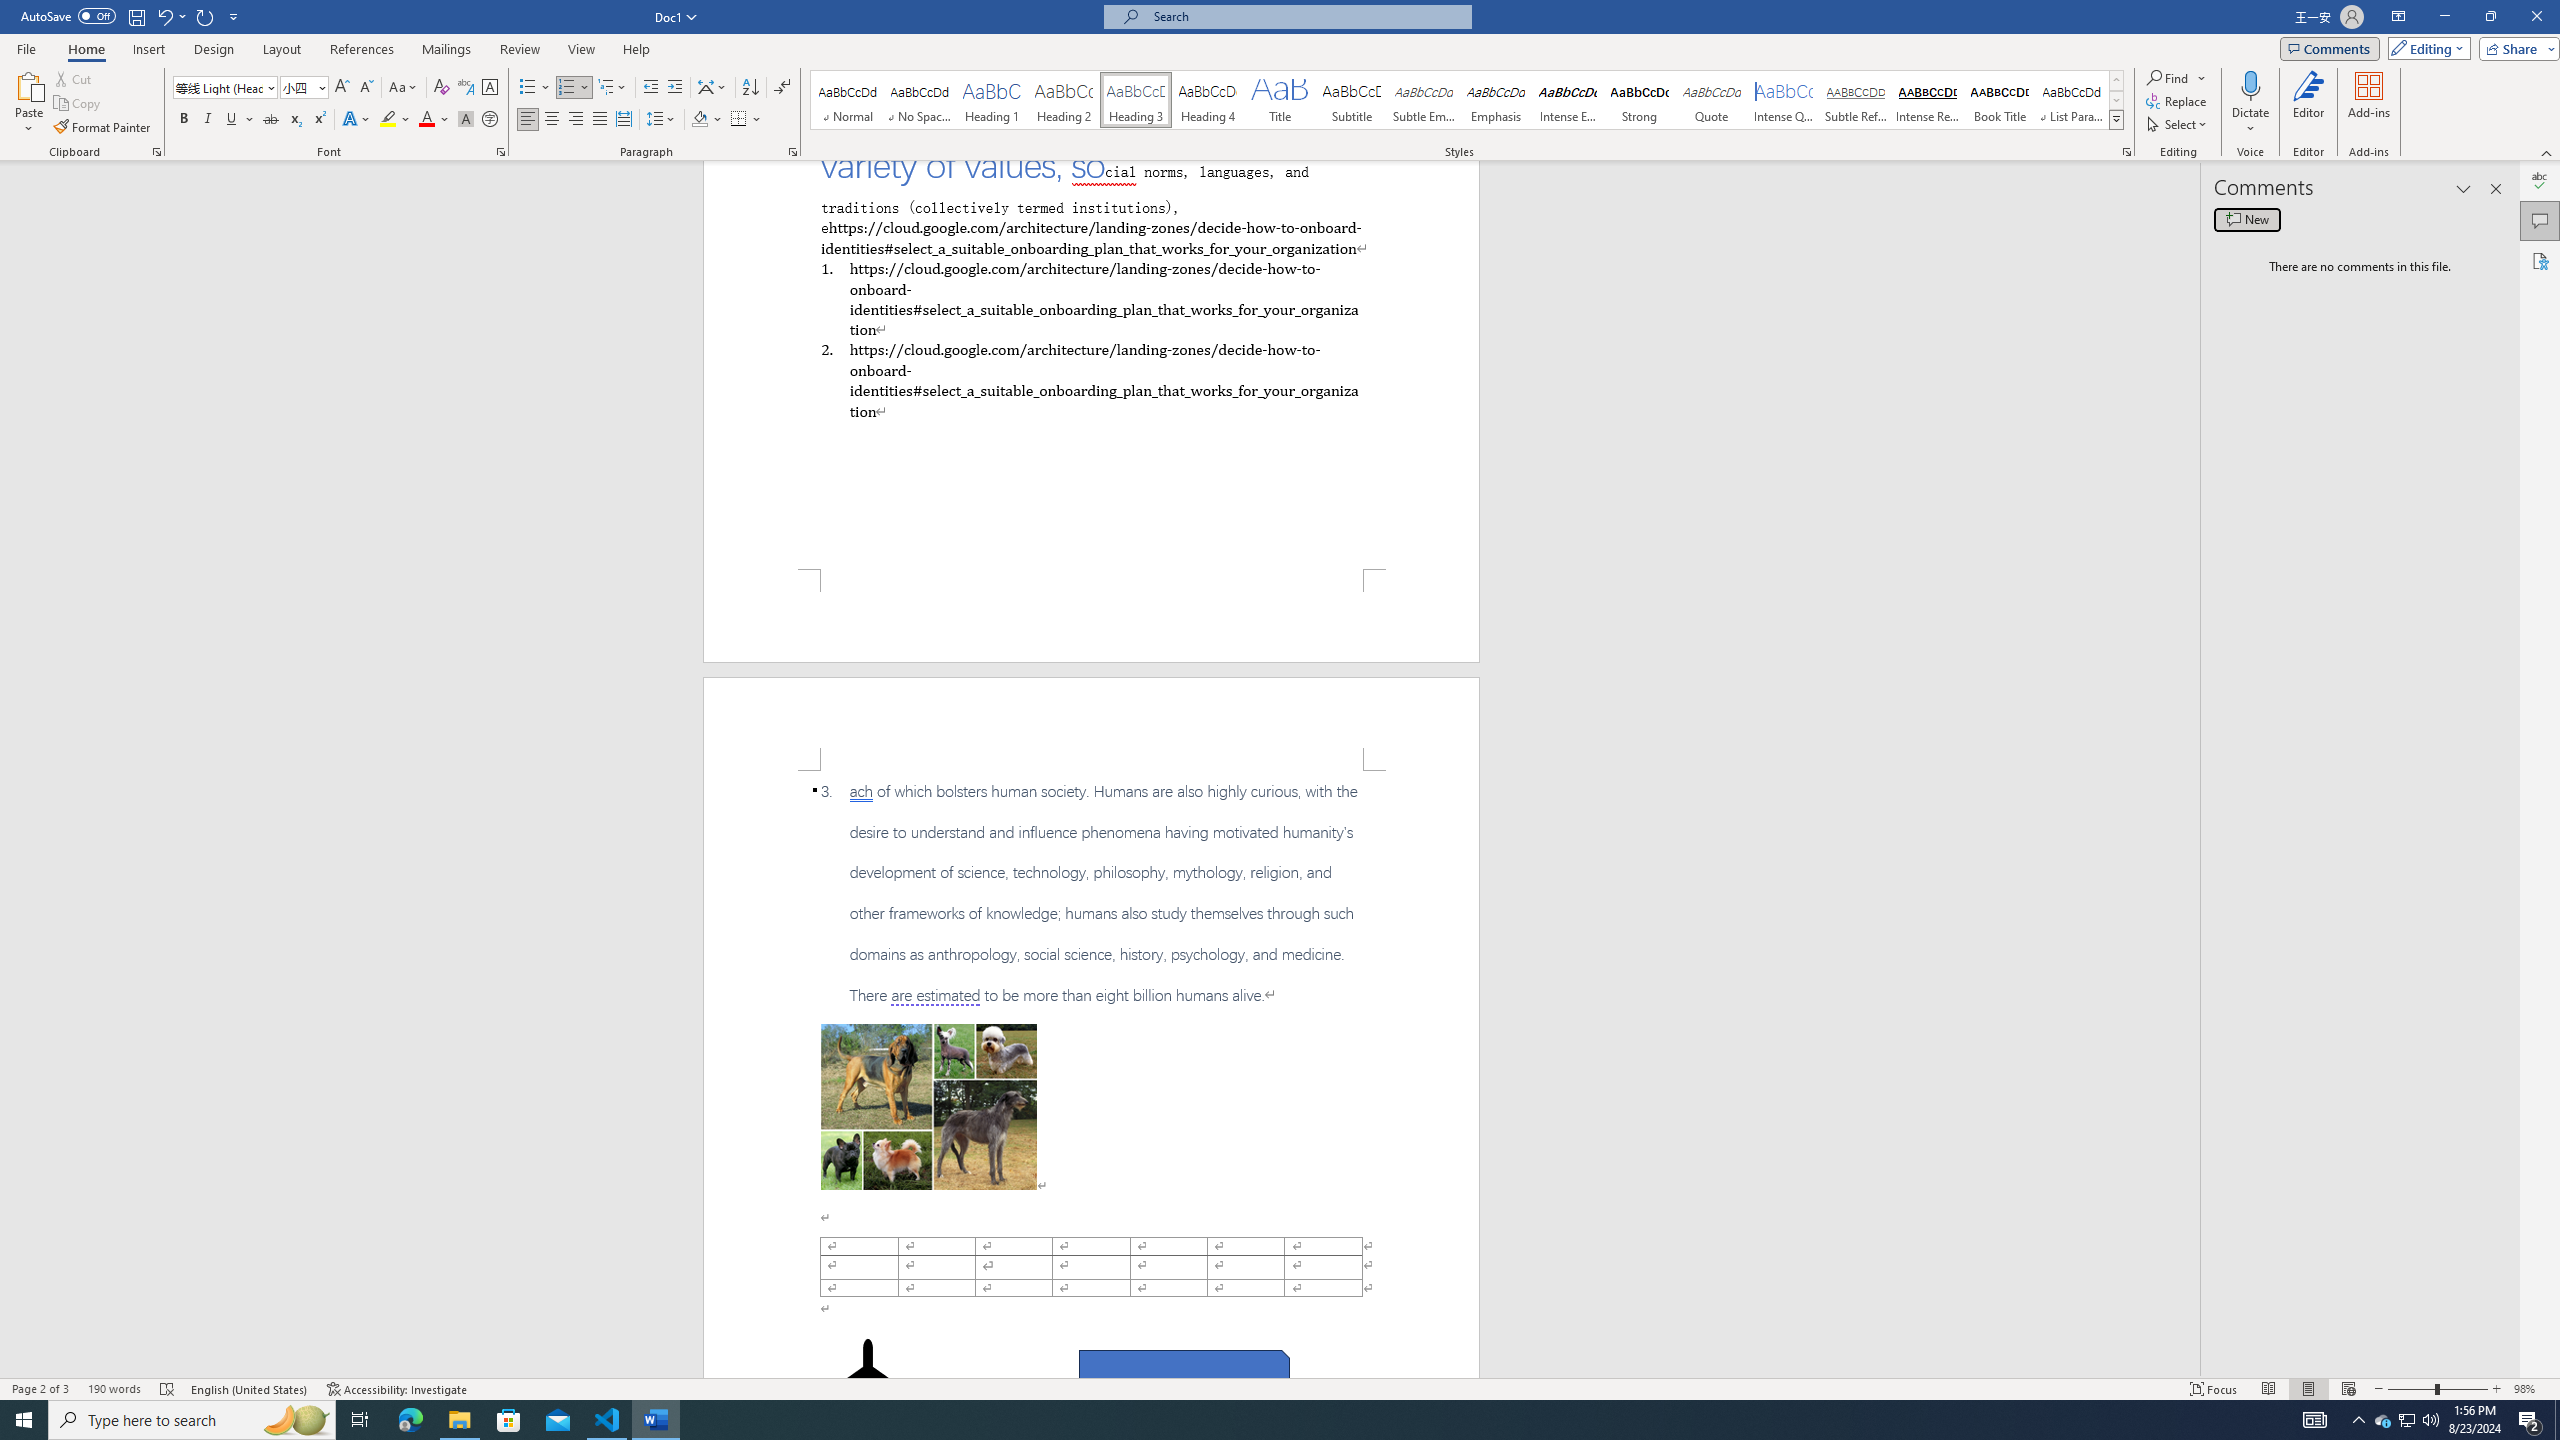 The width and height of the screenshot is (2560, 1440). What do you see at coordinates (2246, 218) in the screenshot?
I see `'New comment'` at bounding box center [2246, 218].